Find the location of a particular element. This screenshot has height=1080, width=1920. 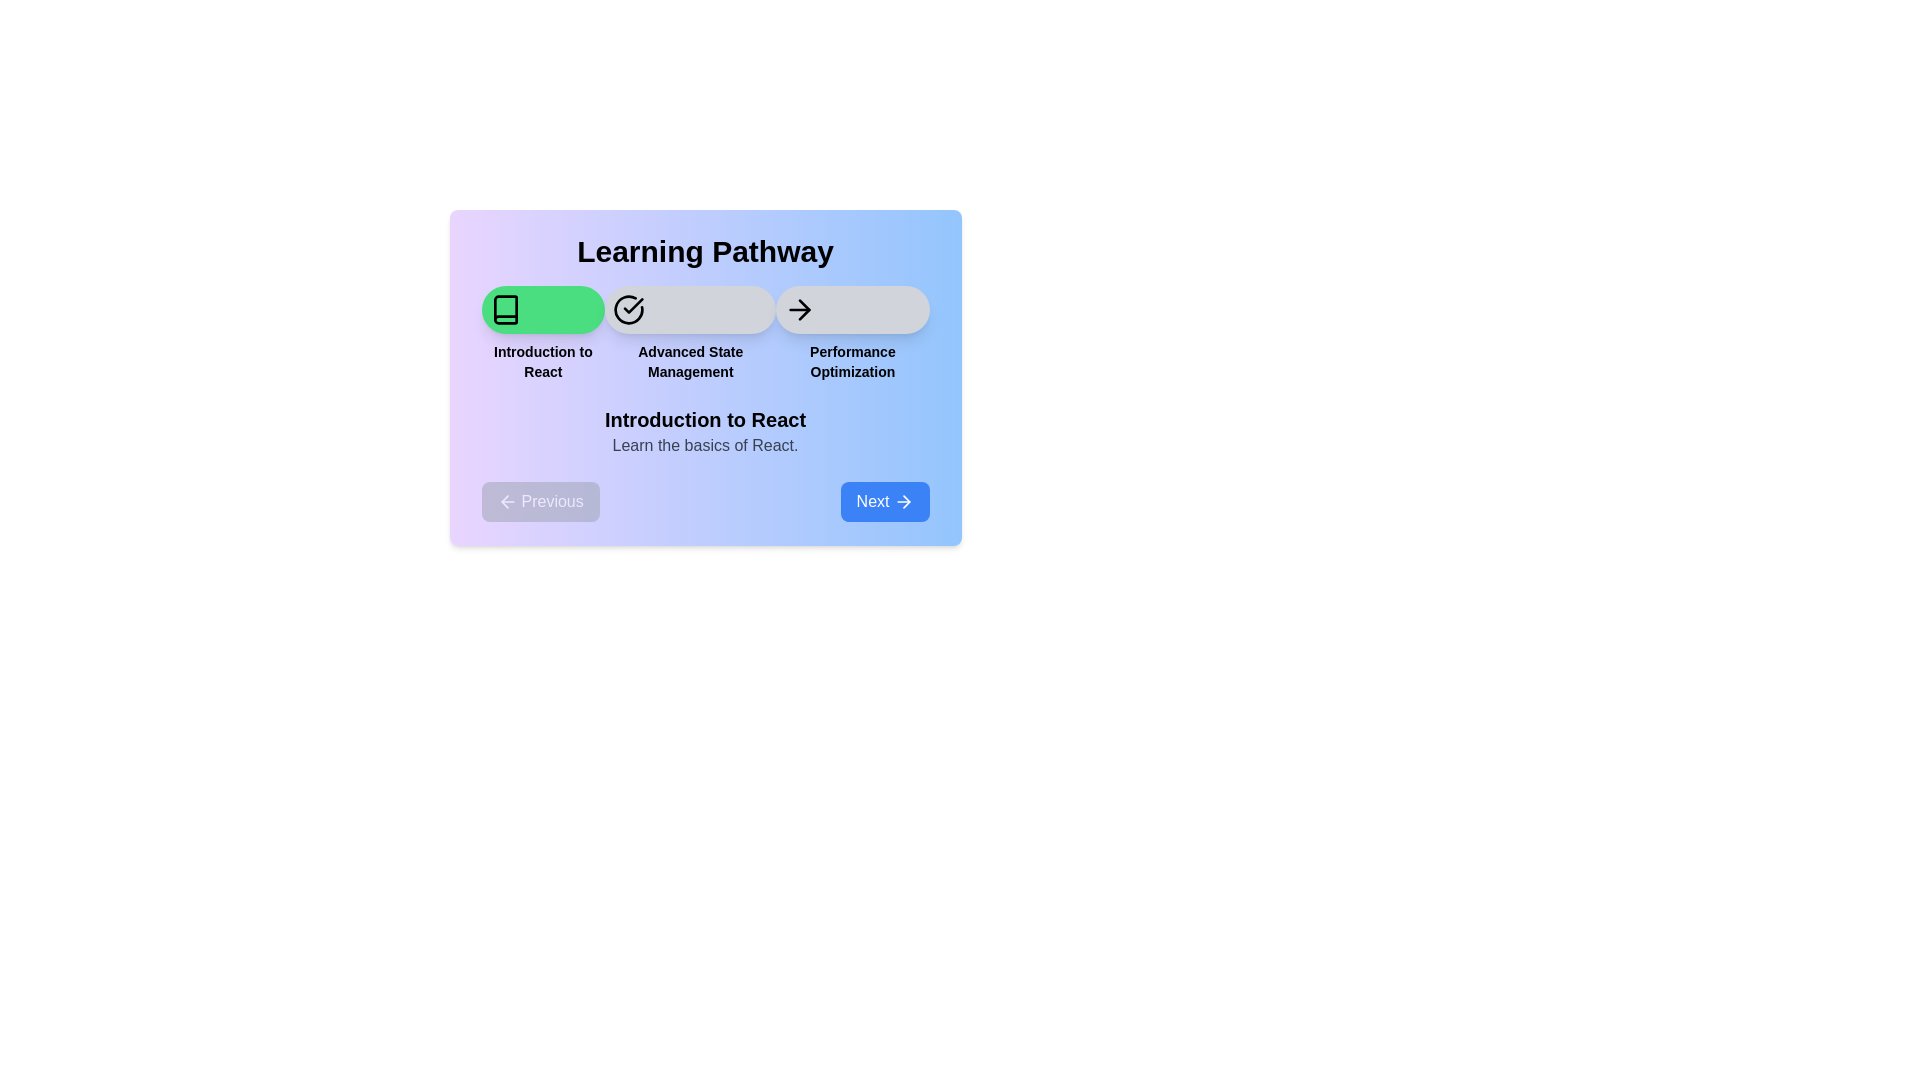

the step icon corresponding to Performance Optimization is located at coordinates (852, 309).